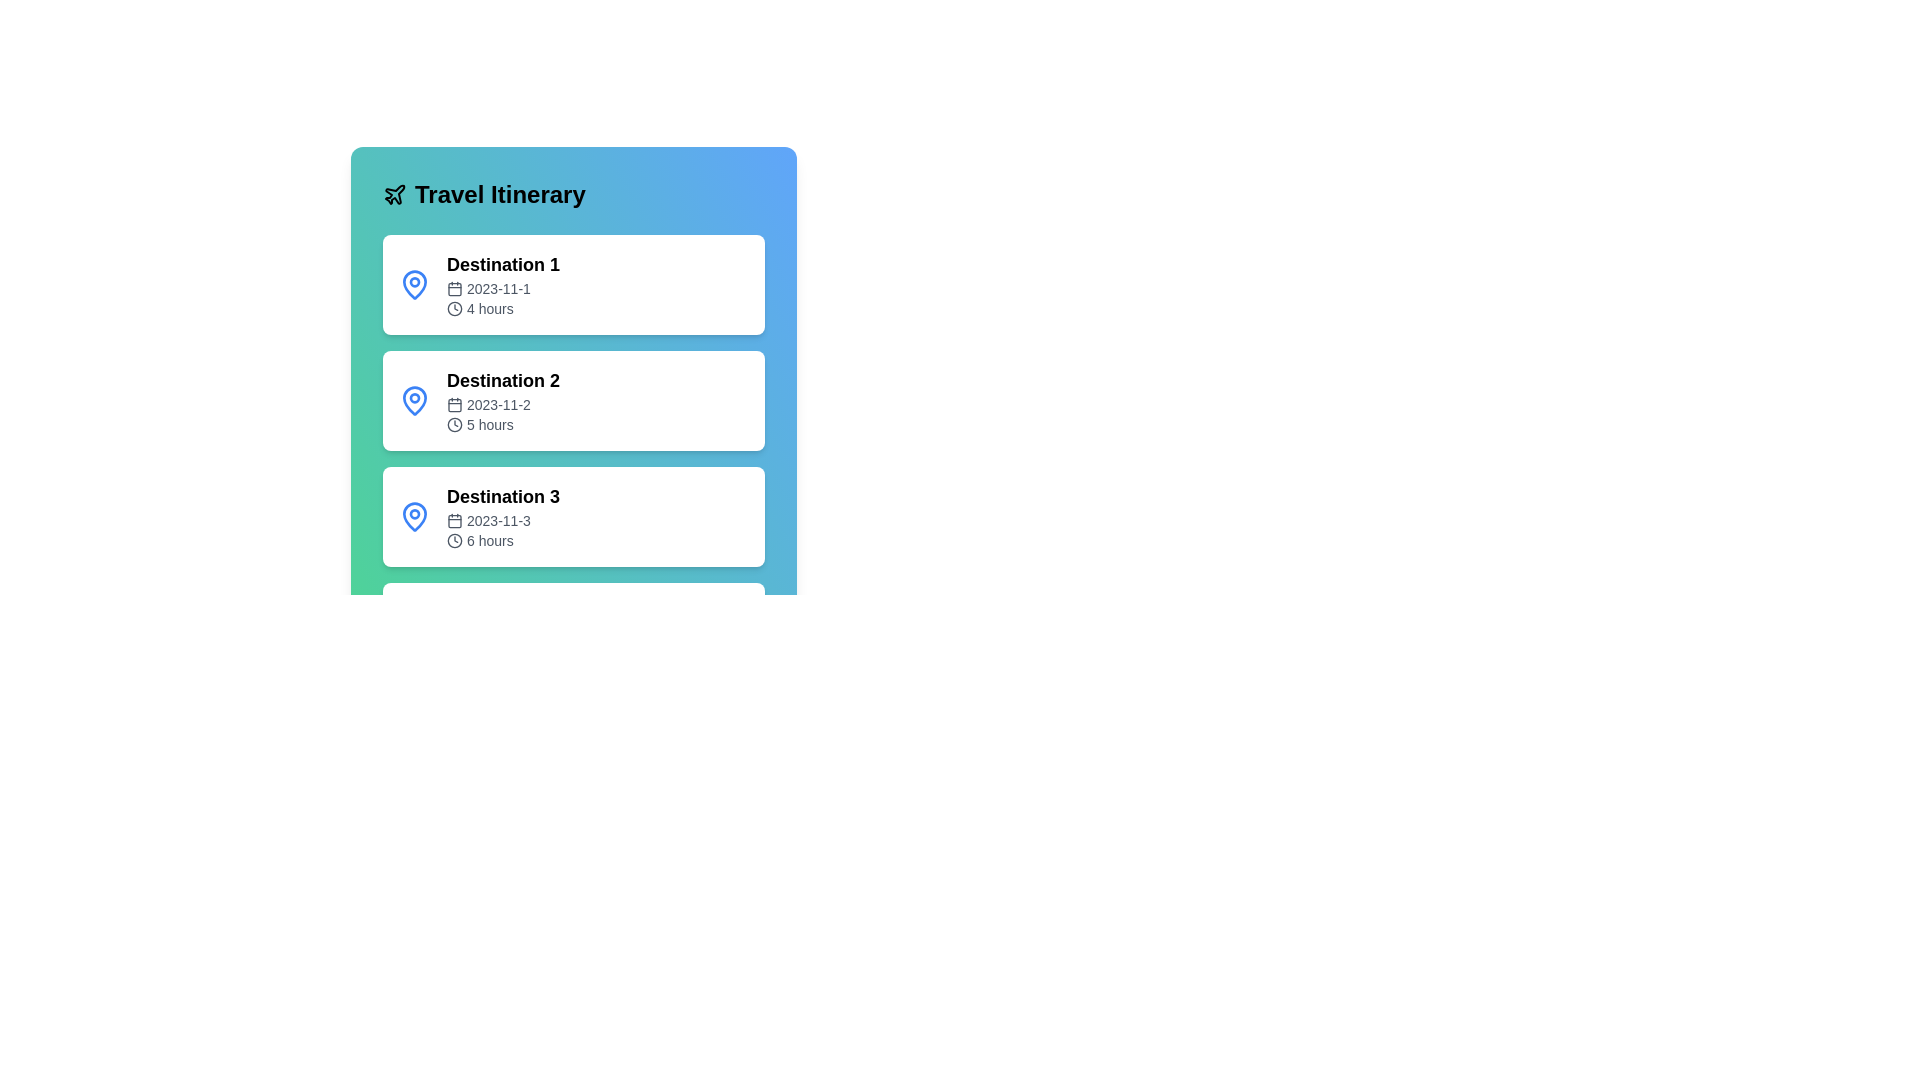 This screenshot has width=1920, height=1080. Describe the element at coordinates (503, 308) in the screenshot. I see `the informational label displaying the duration of time associated with 'Destination 1' in the first card under the 'Travel Itinerary' section` at that location.